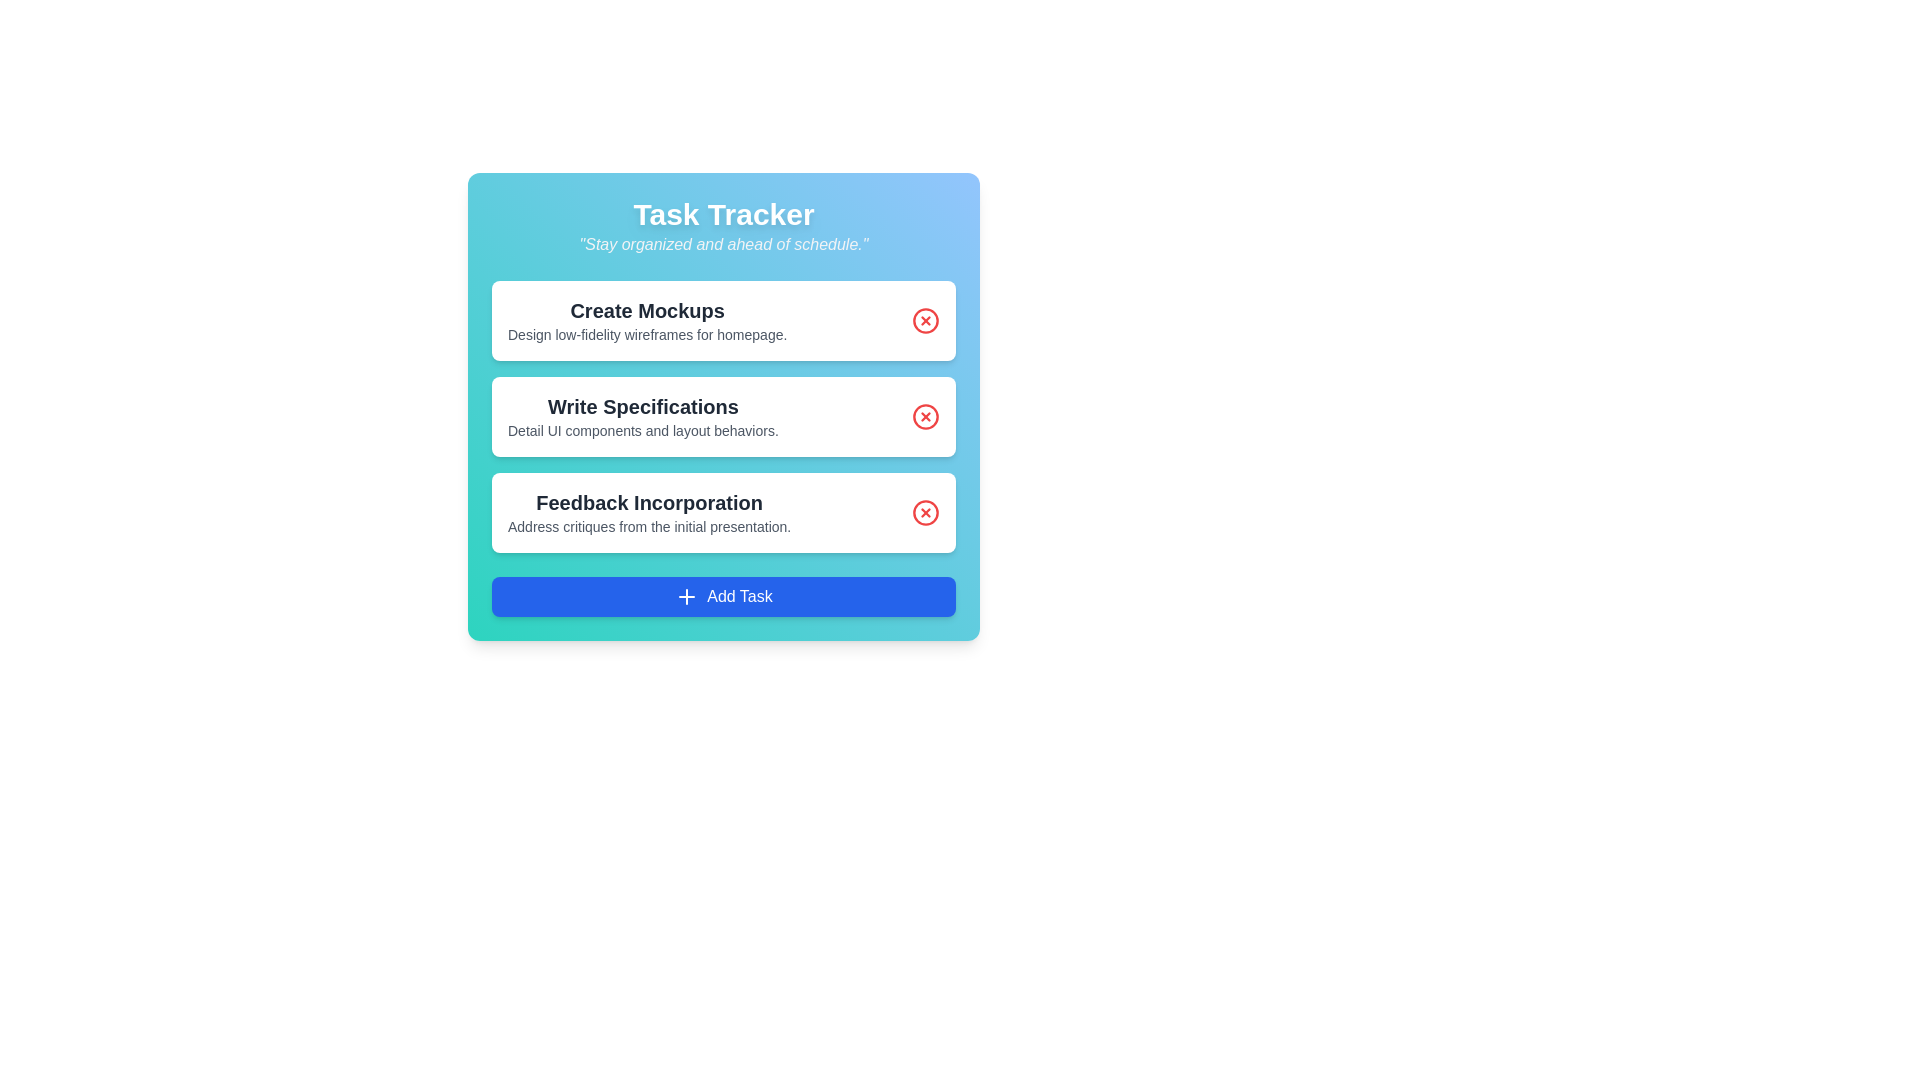 Image resolution: width=1920 pixels, height=1080 pixels. I want to click on the delete icon for the task titled 'Write Specifications', so click(925, 415).